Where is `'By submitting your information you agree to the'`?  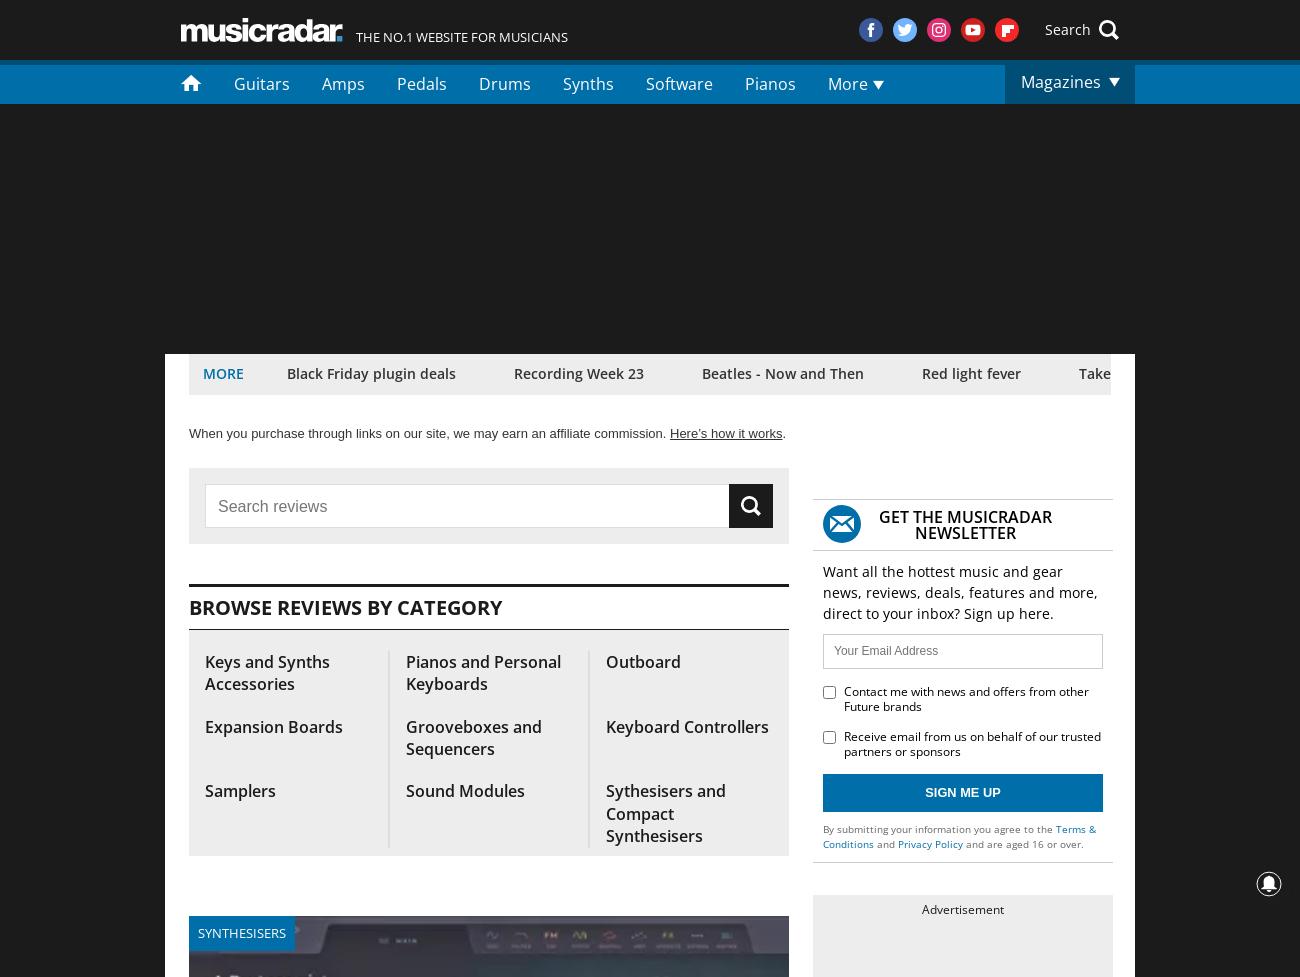 'By submitting your information you agree to the' is located at coordinates (939, 827).